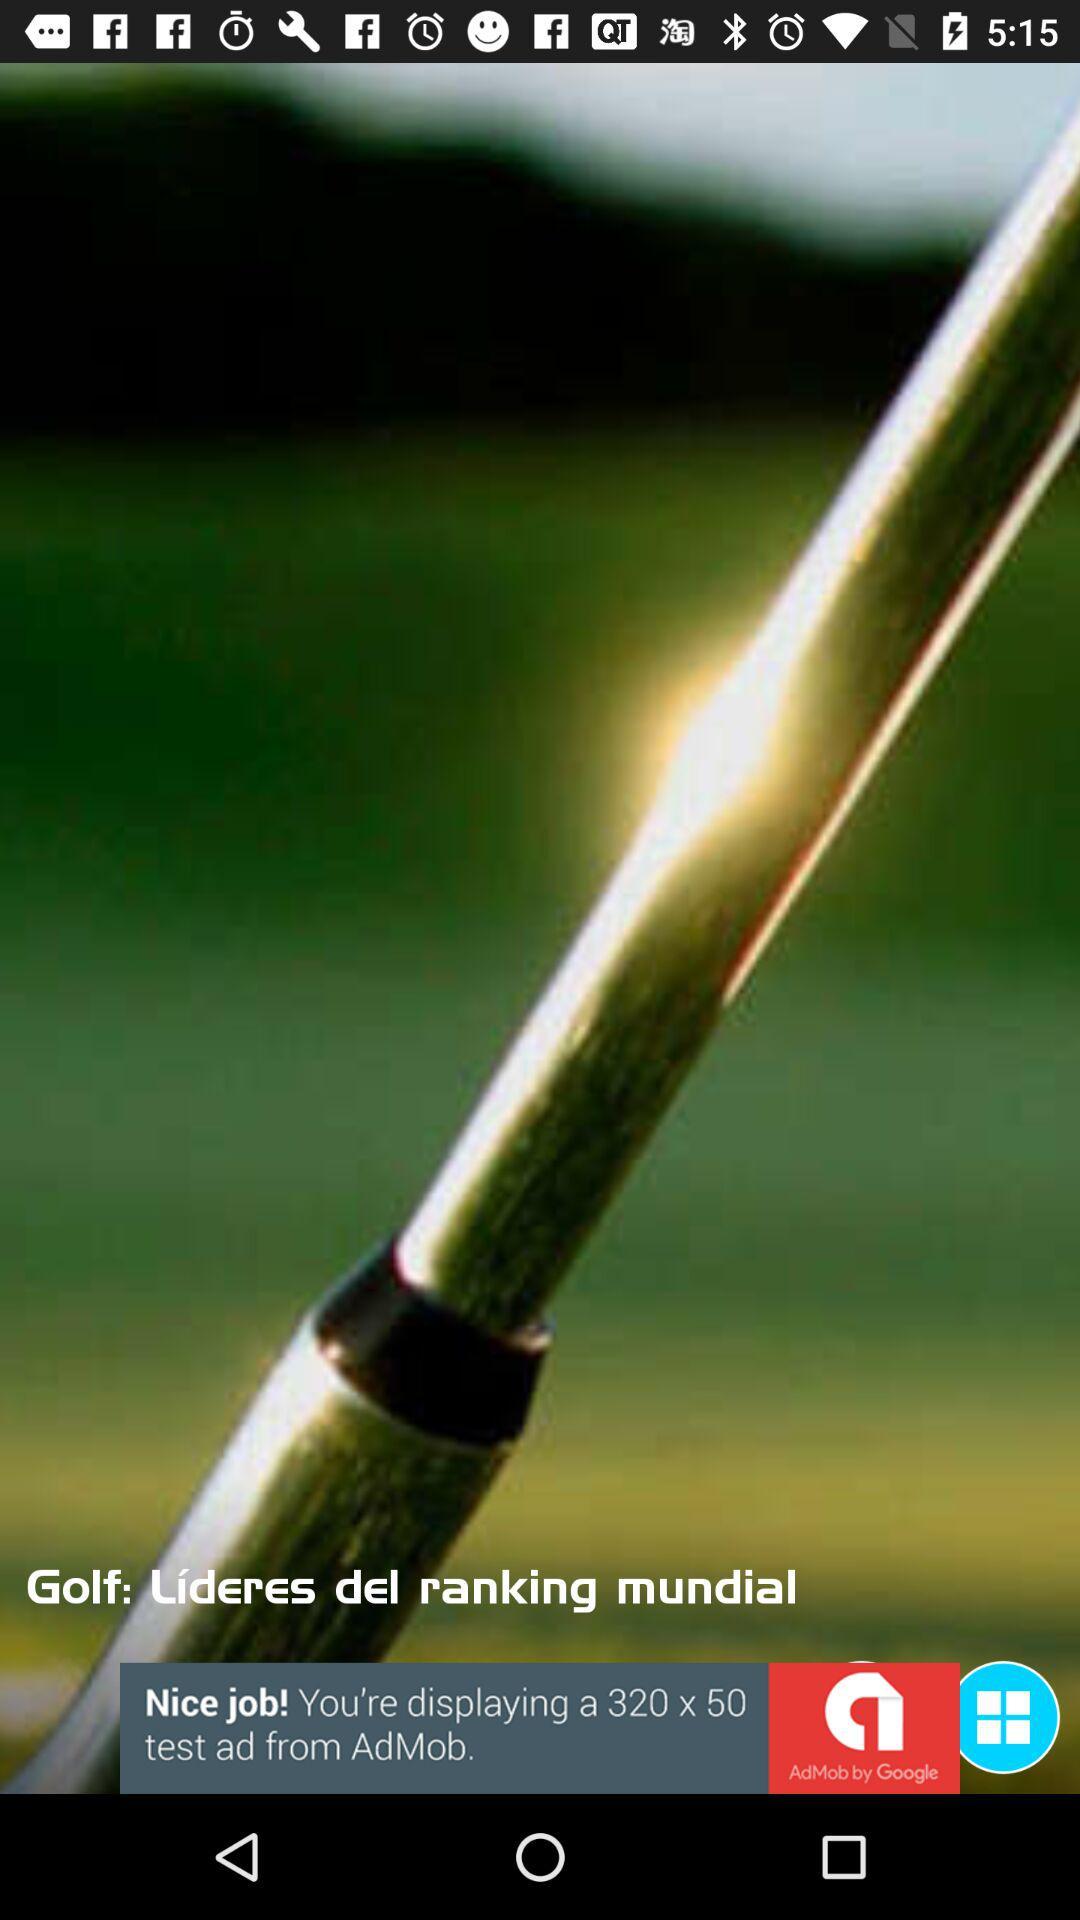 This screenshot has height=1920, width=1080. I want to click on the dashboard icon, so click(1003, 1716).